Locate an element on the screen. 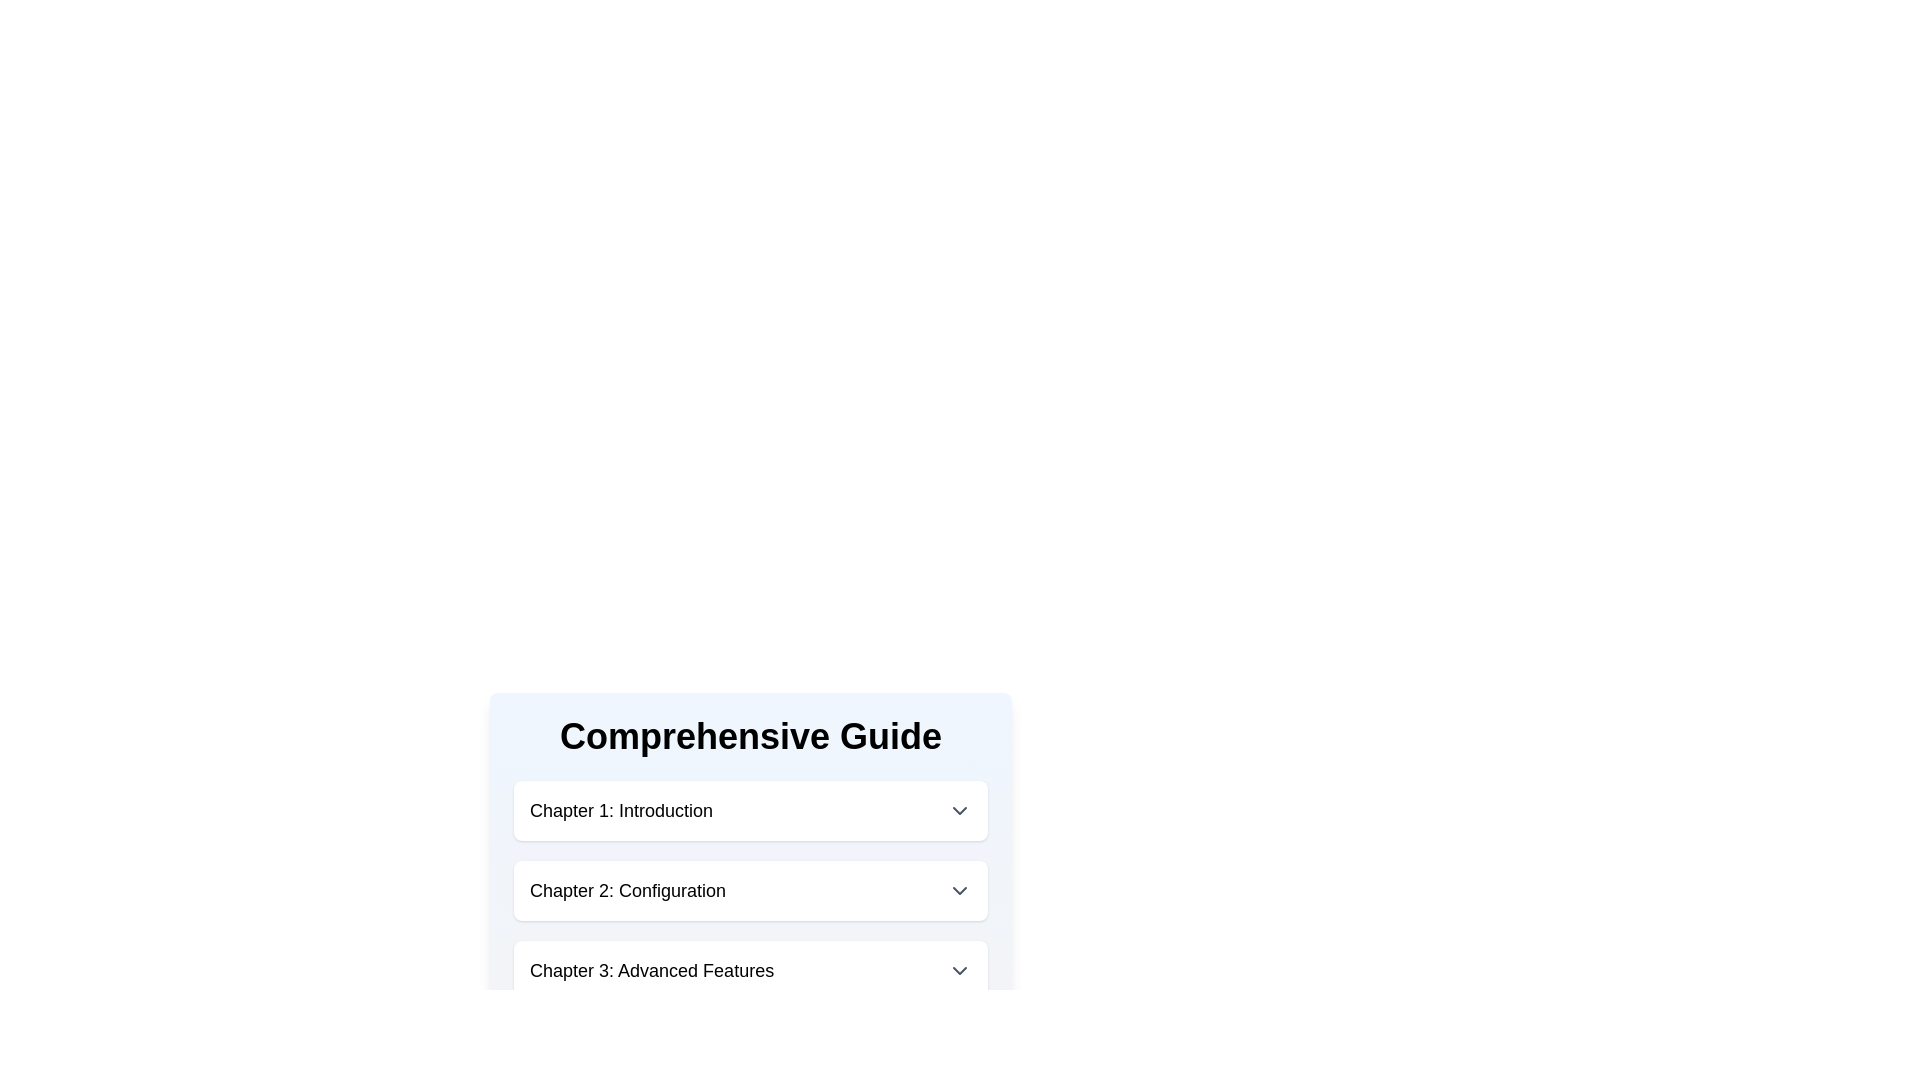 This screenshot has height=1080, width=1920. the Chevron Down icon located at the far right of the row with the text 'Chapter 3: Advanced Features' is located at coordinates (960, 970).